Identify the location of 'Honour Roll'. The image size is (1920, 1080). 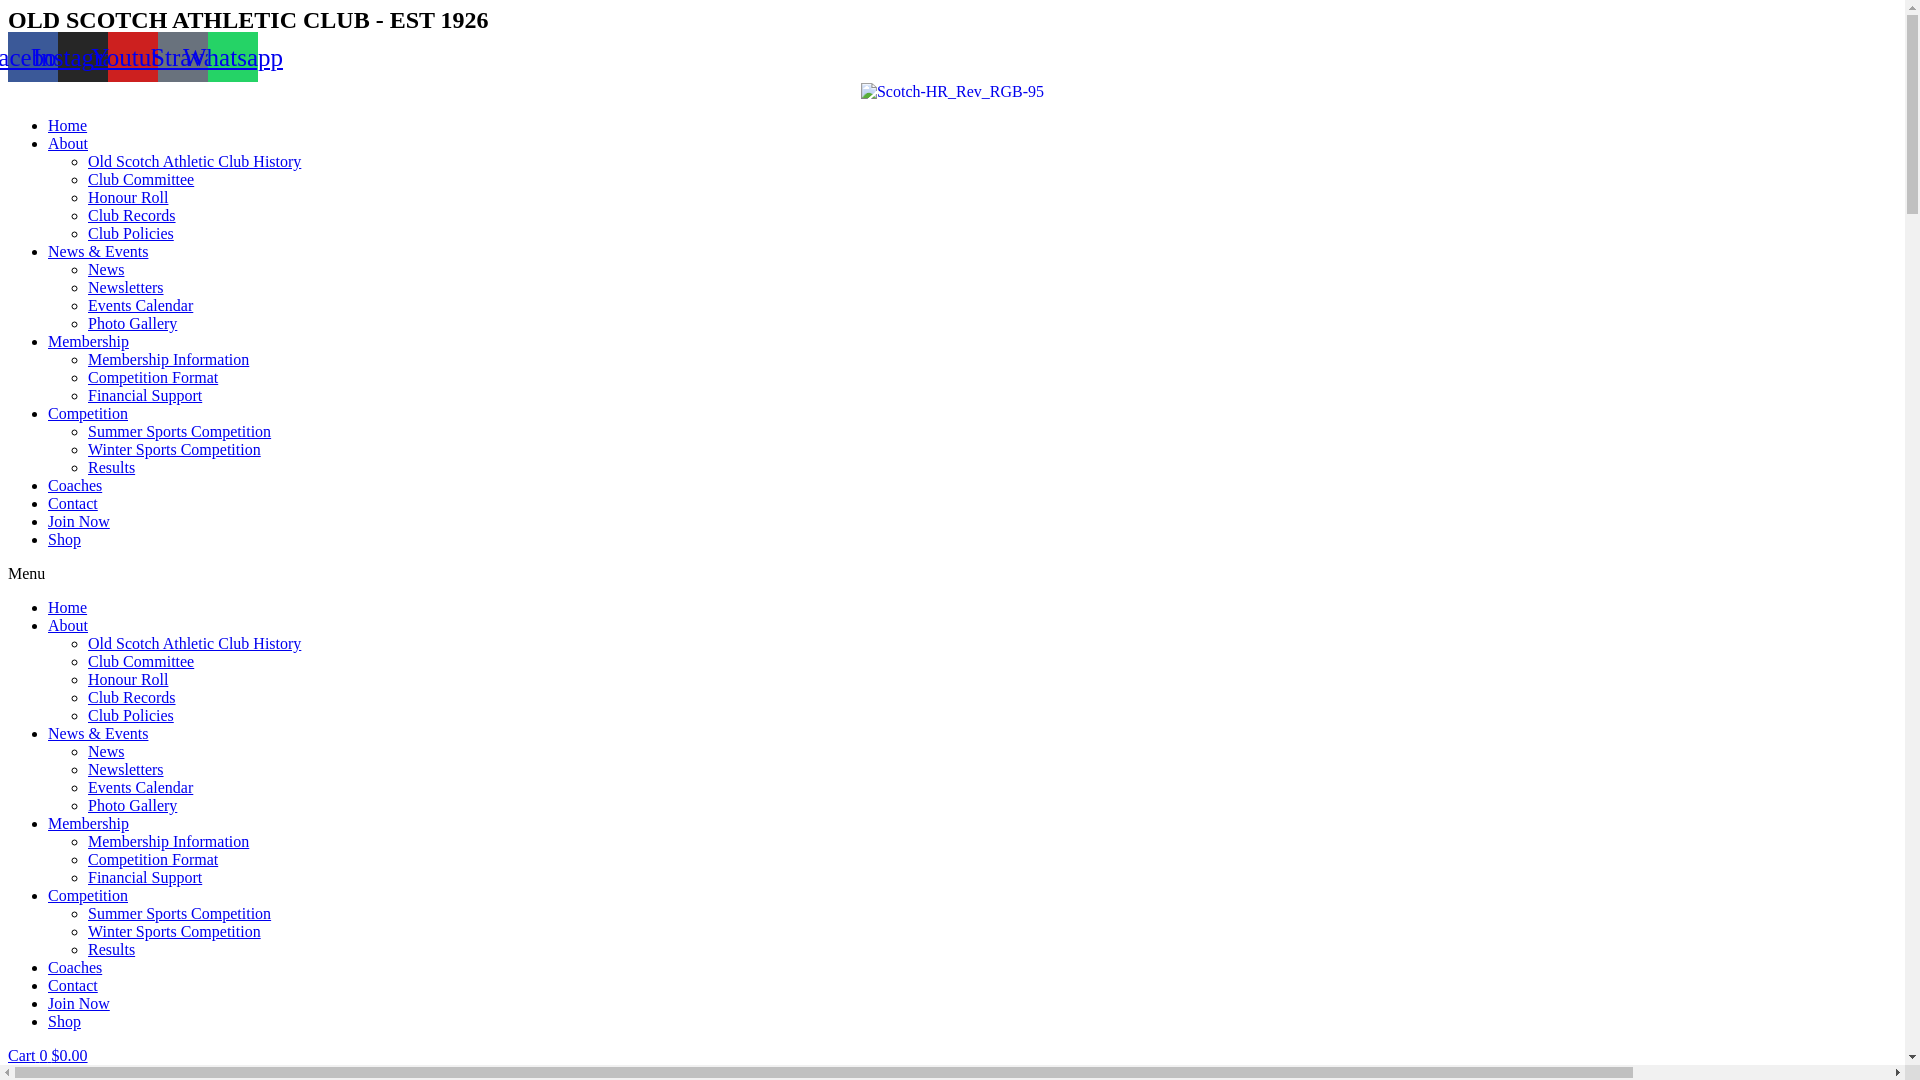
(127, 197).